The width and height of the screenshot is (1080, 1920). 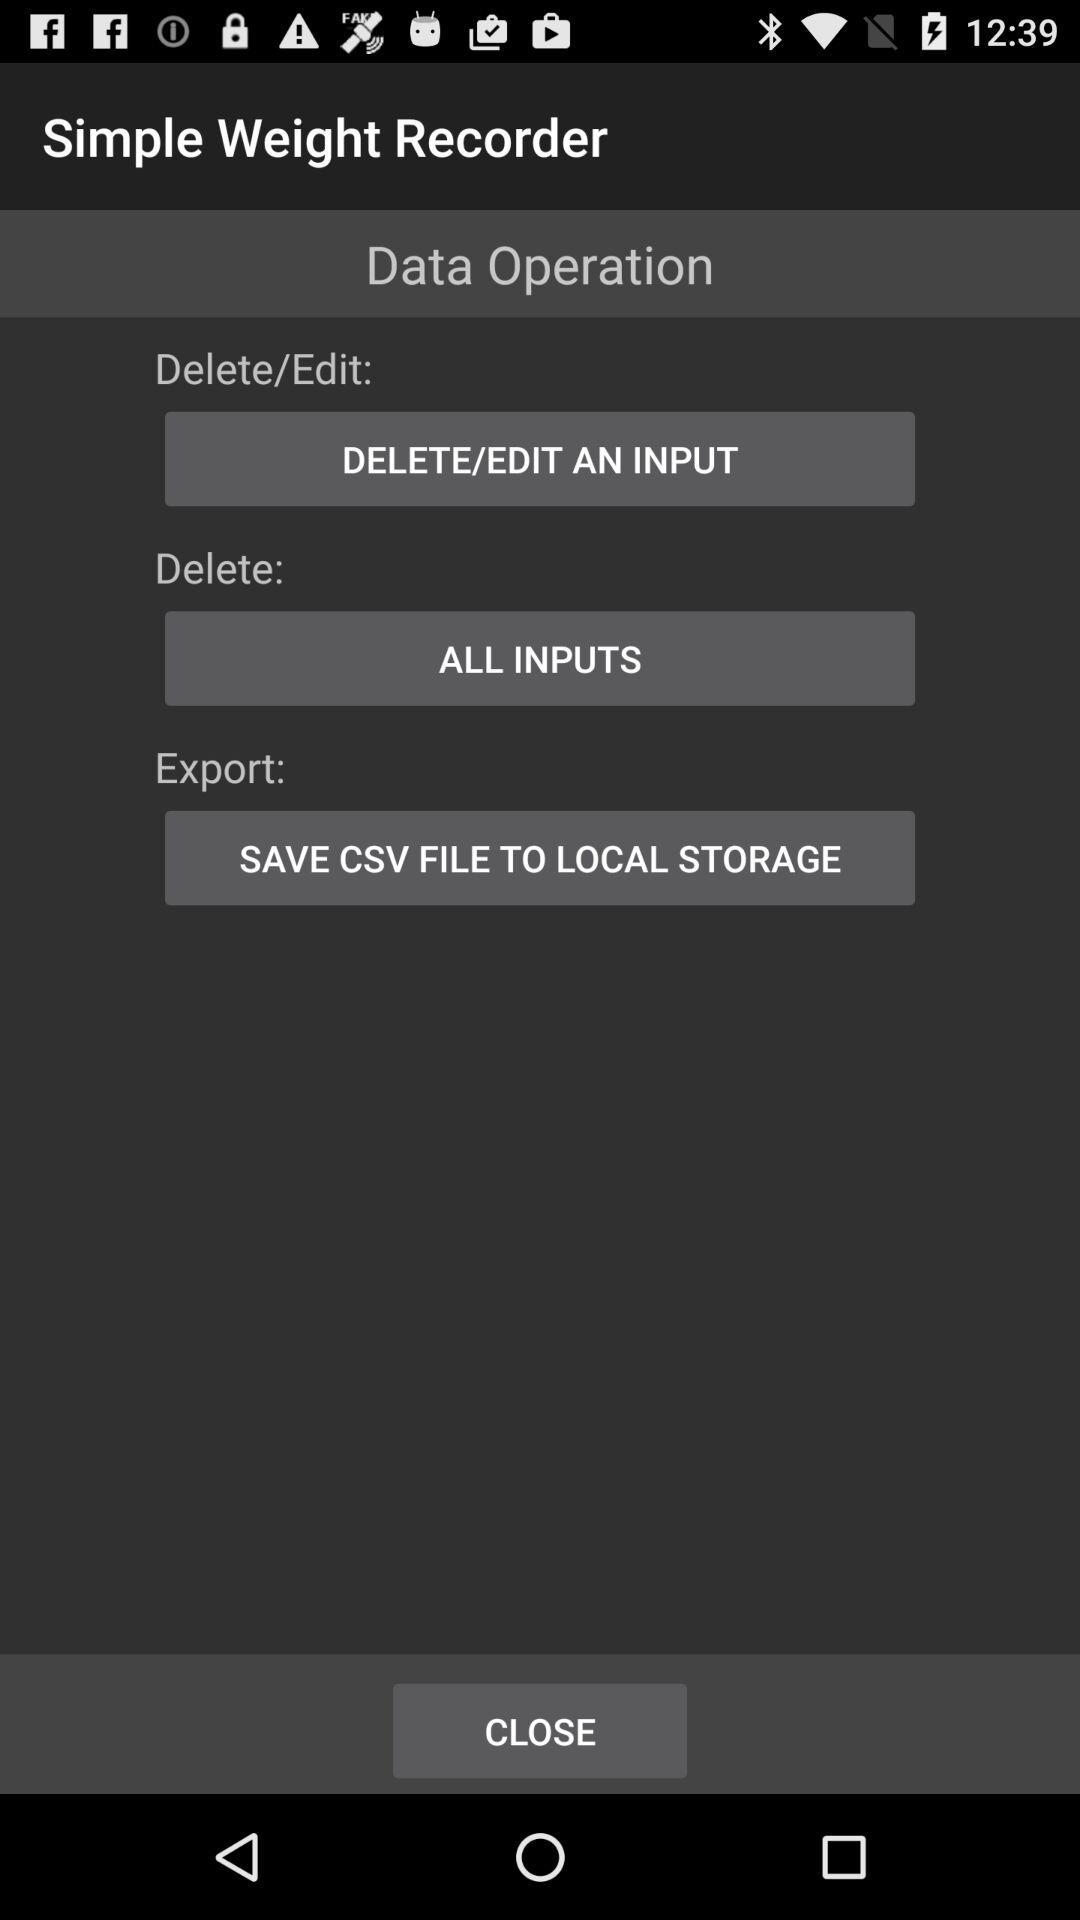 I want to click on the all inputs icon, so click(x=540, y=658).